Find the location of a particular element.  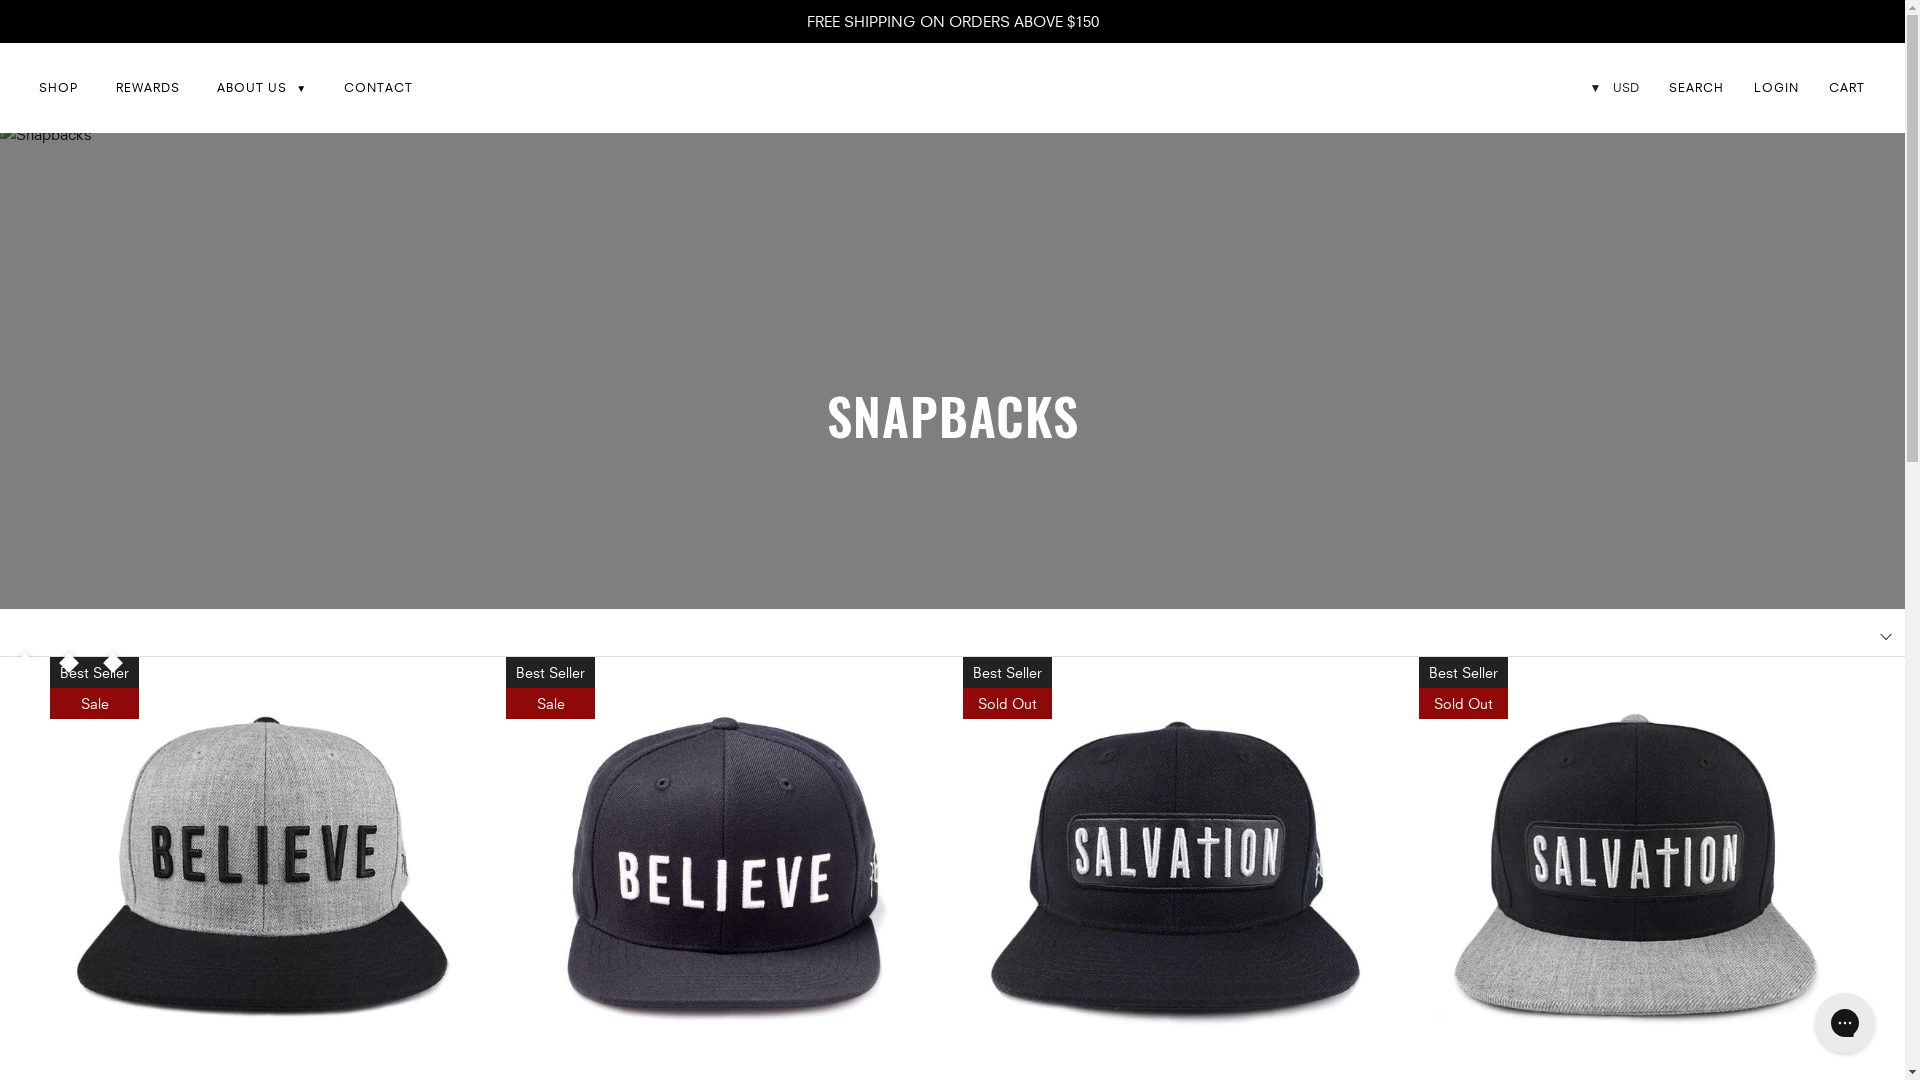

'AUD' is located at coordinates (1612, 268).